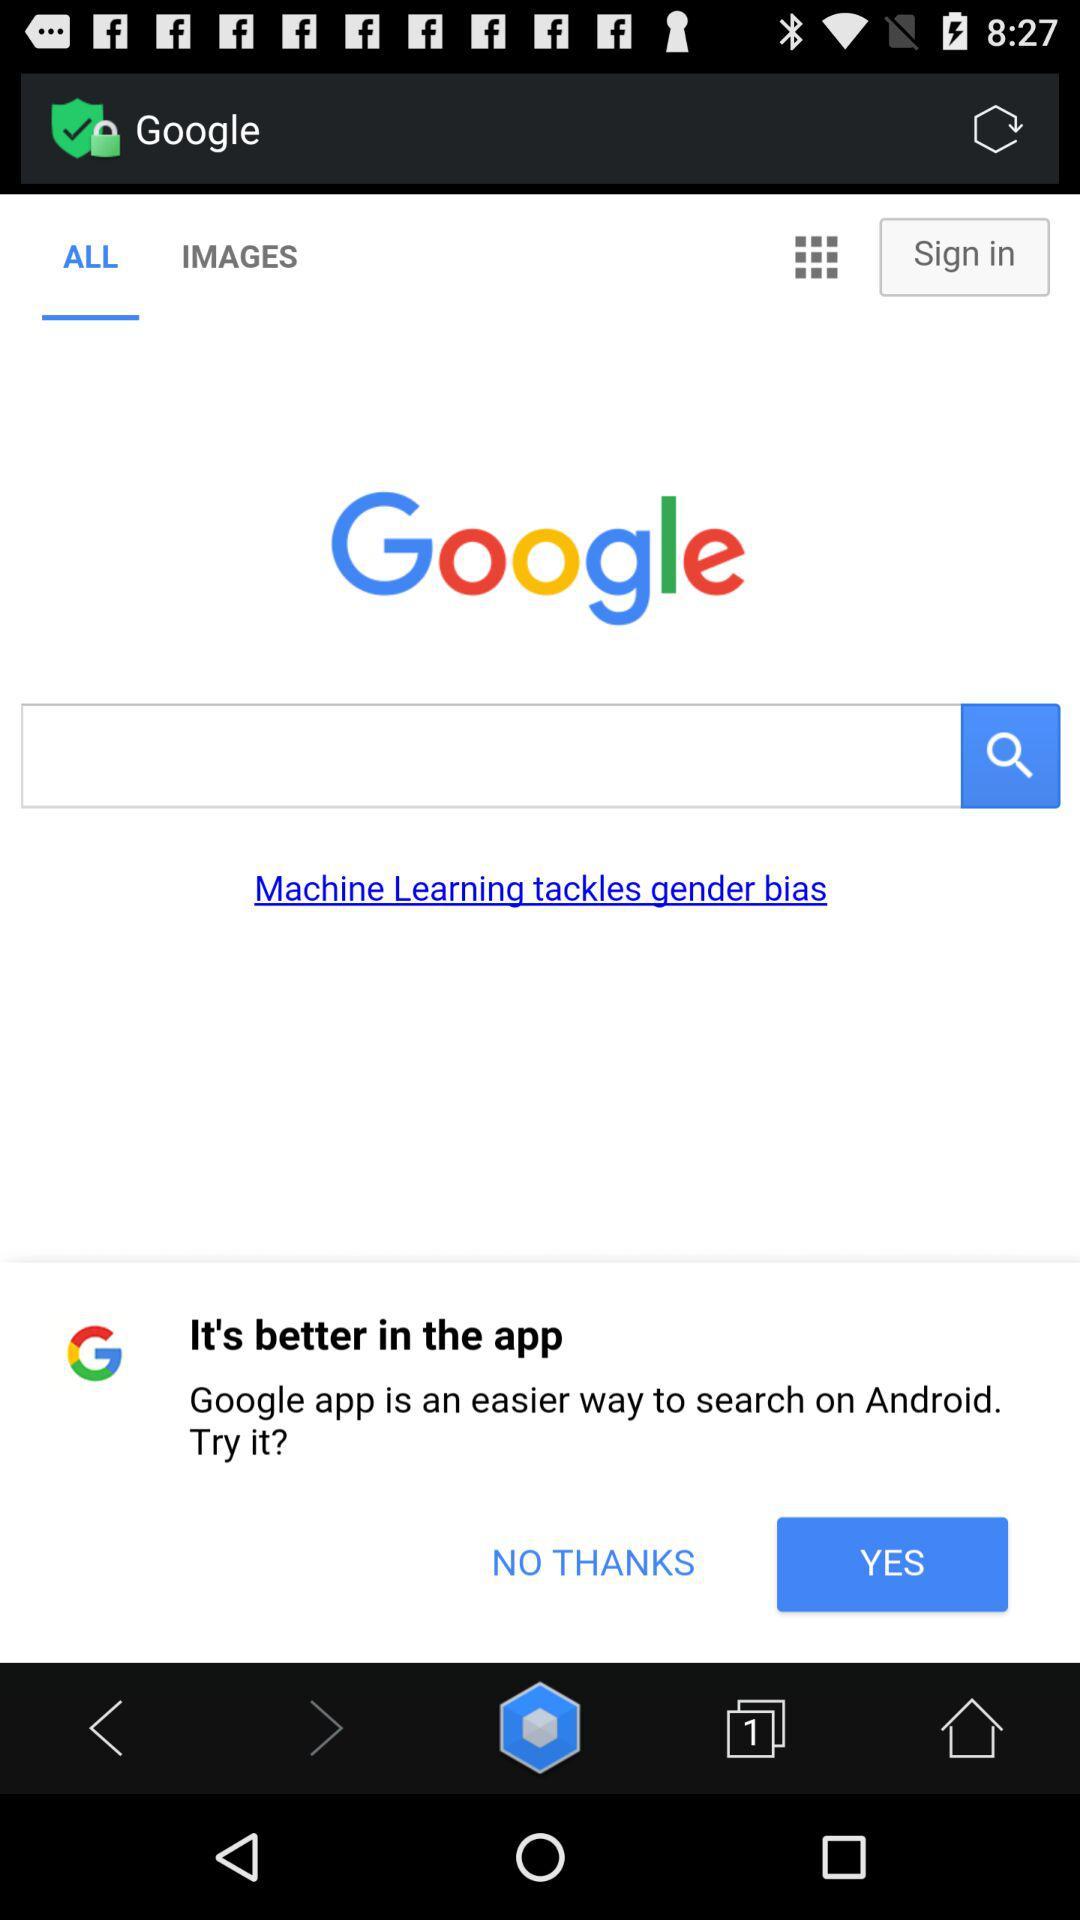 Image resolution: width=1080 pixels, height=1920 pixels. What do you see at coordinates (540, 927) in the screenshot?
I see `color print` at bounding box center [540, 927].